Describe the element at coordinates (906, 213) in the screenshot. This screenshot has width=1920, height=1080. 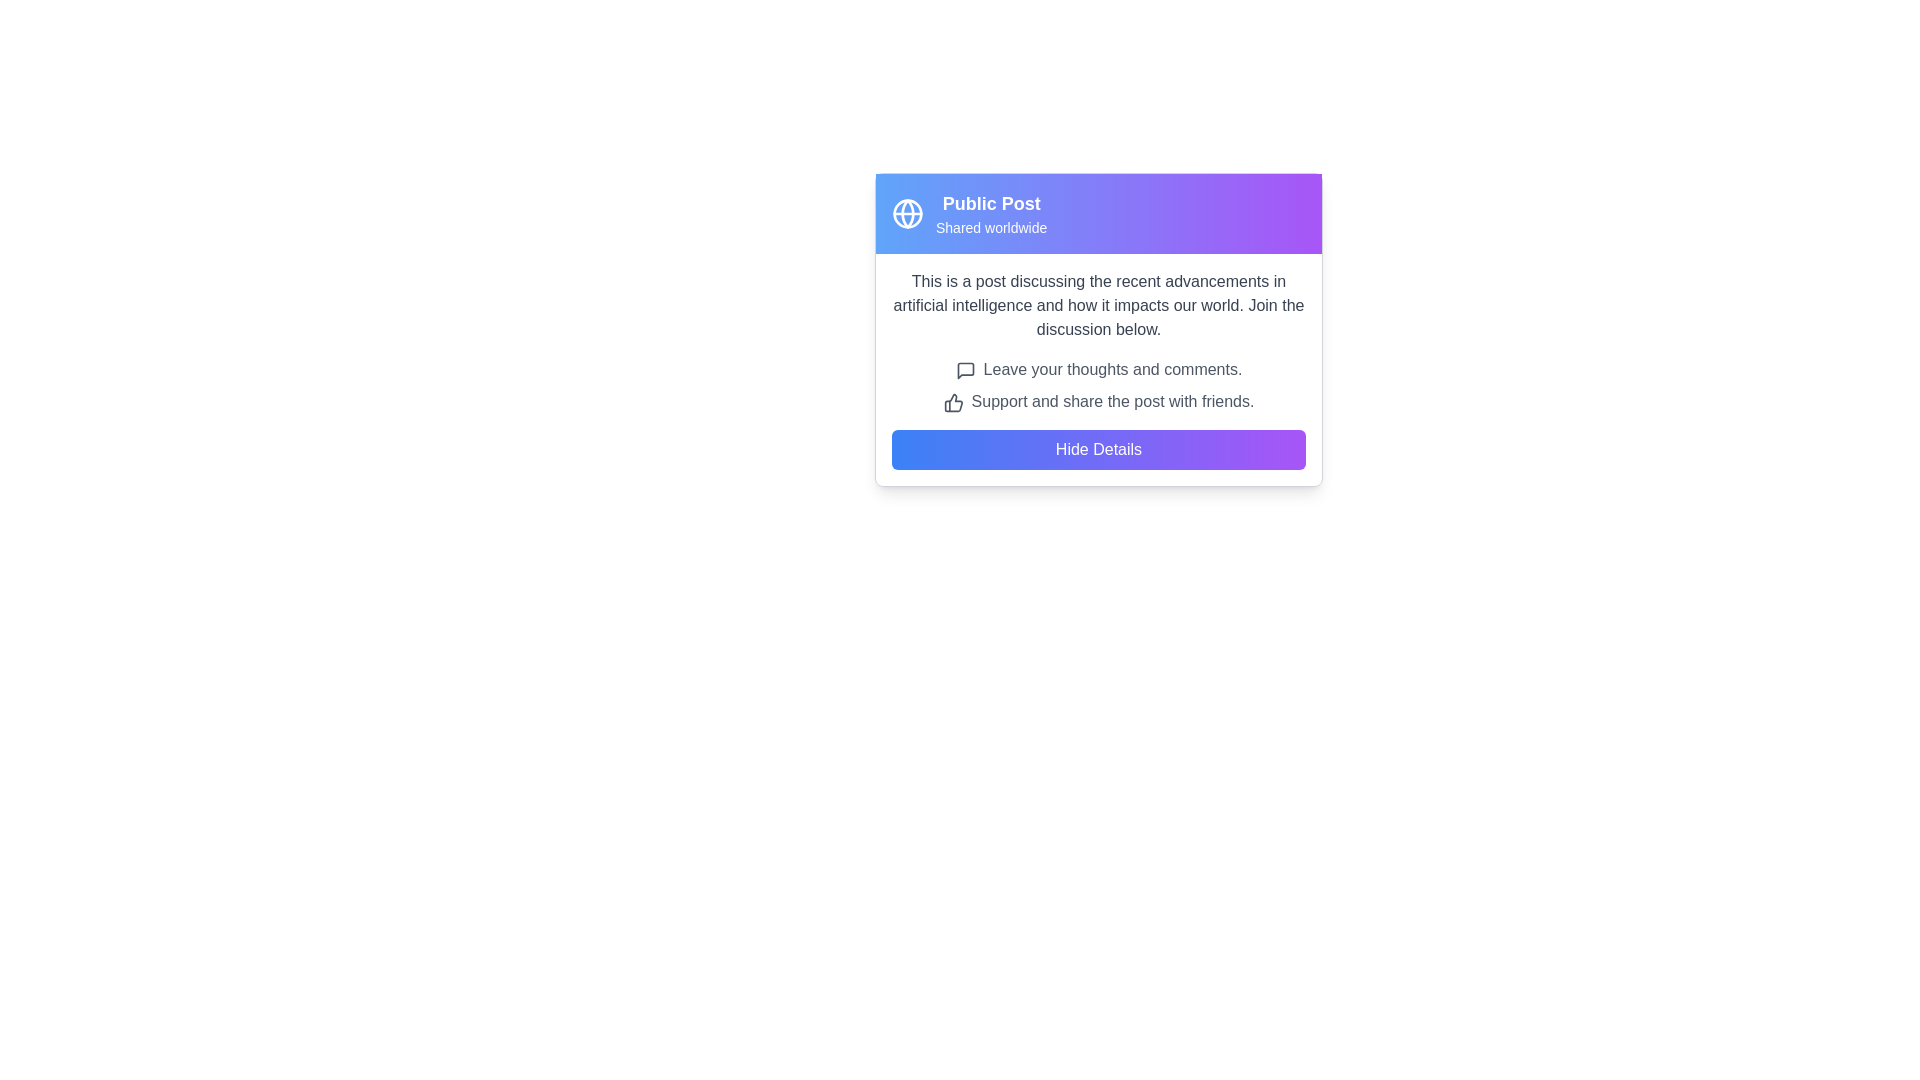
I see `the globe icon in the top-left corner of the blue-purple gradient header, located adjacent to the 'Public Post' title and 'Shared worldwide' subtitle` at that location.